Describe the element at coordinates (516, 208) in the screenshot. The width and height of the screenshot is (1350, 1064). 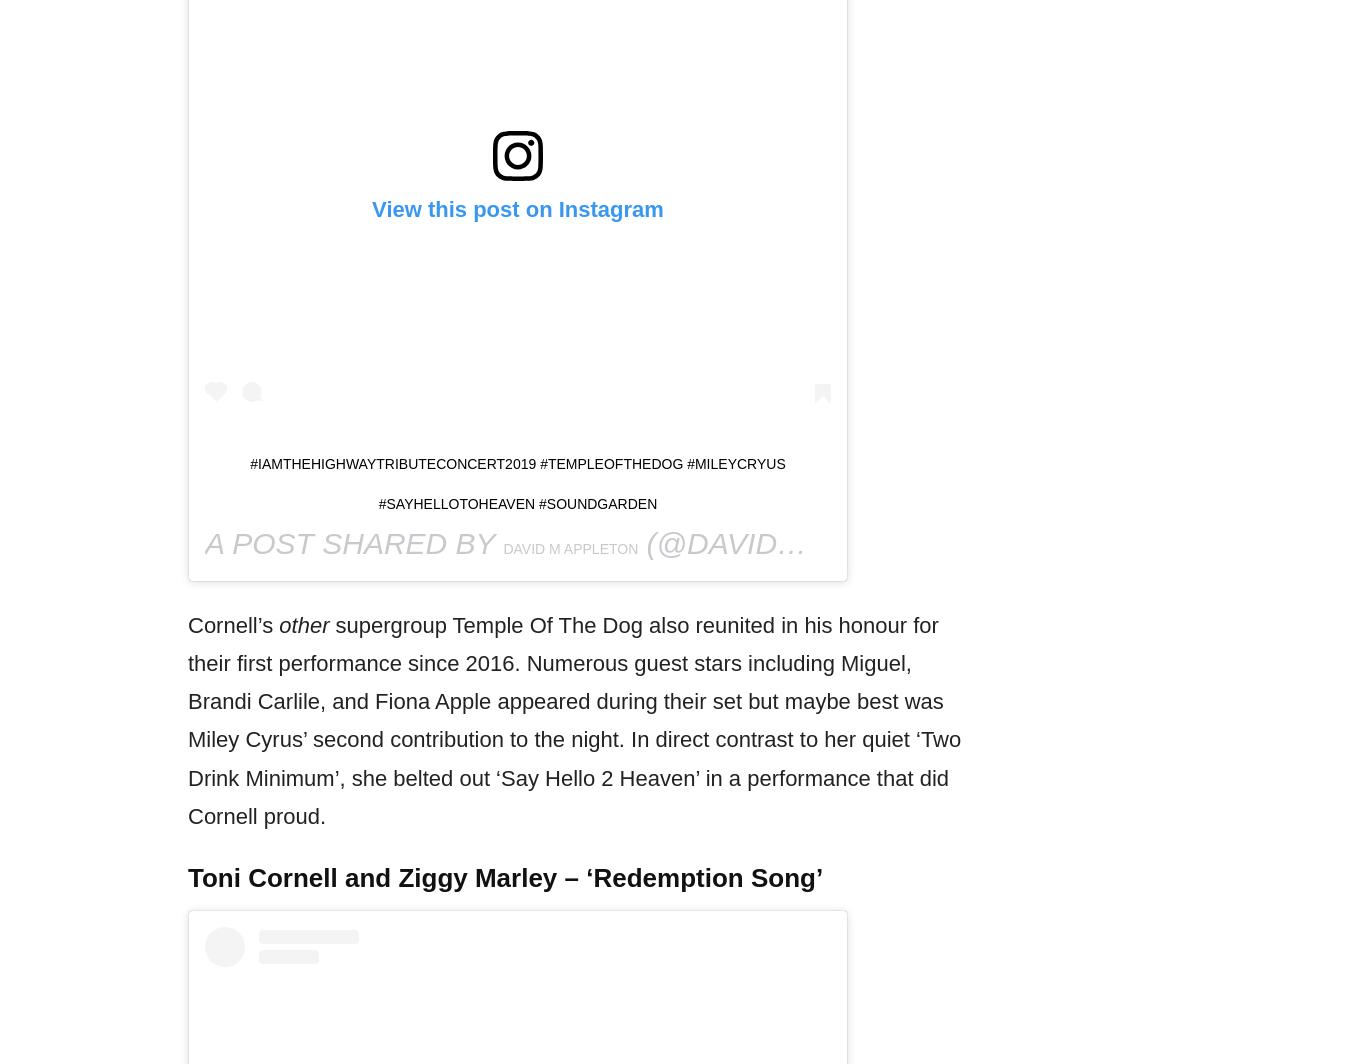
I see `'View this post on Instagram'` at that location.